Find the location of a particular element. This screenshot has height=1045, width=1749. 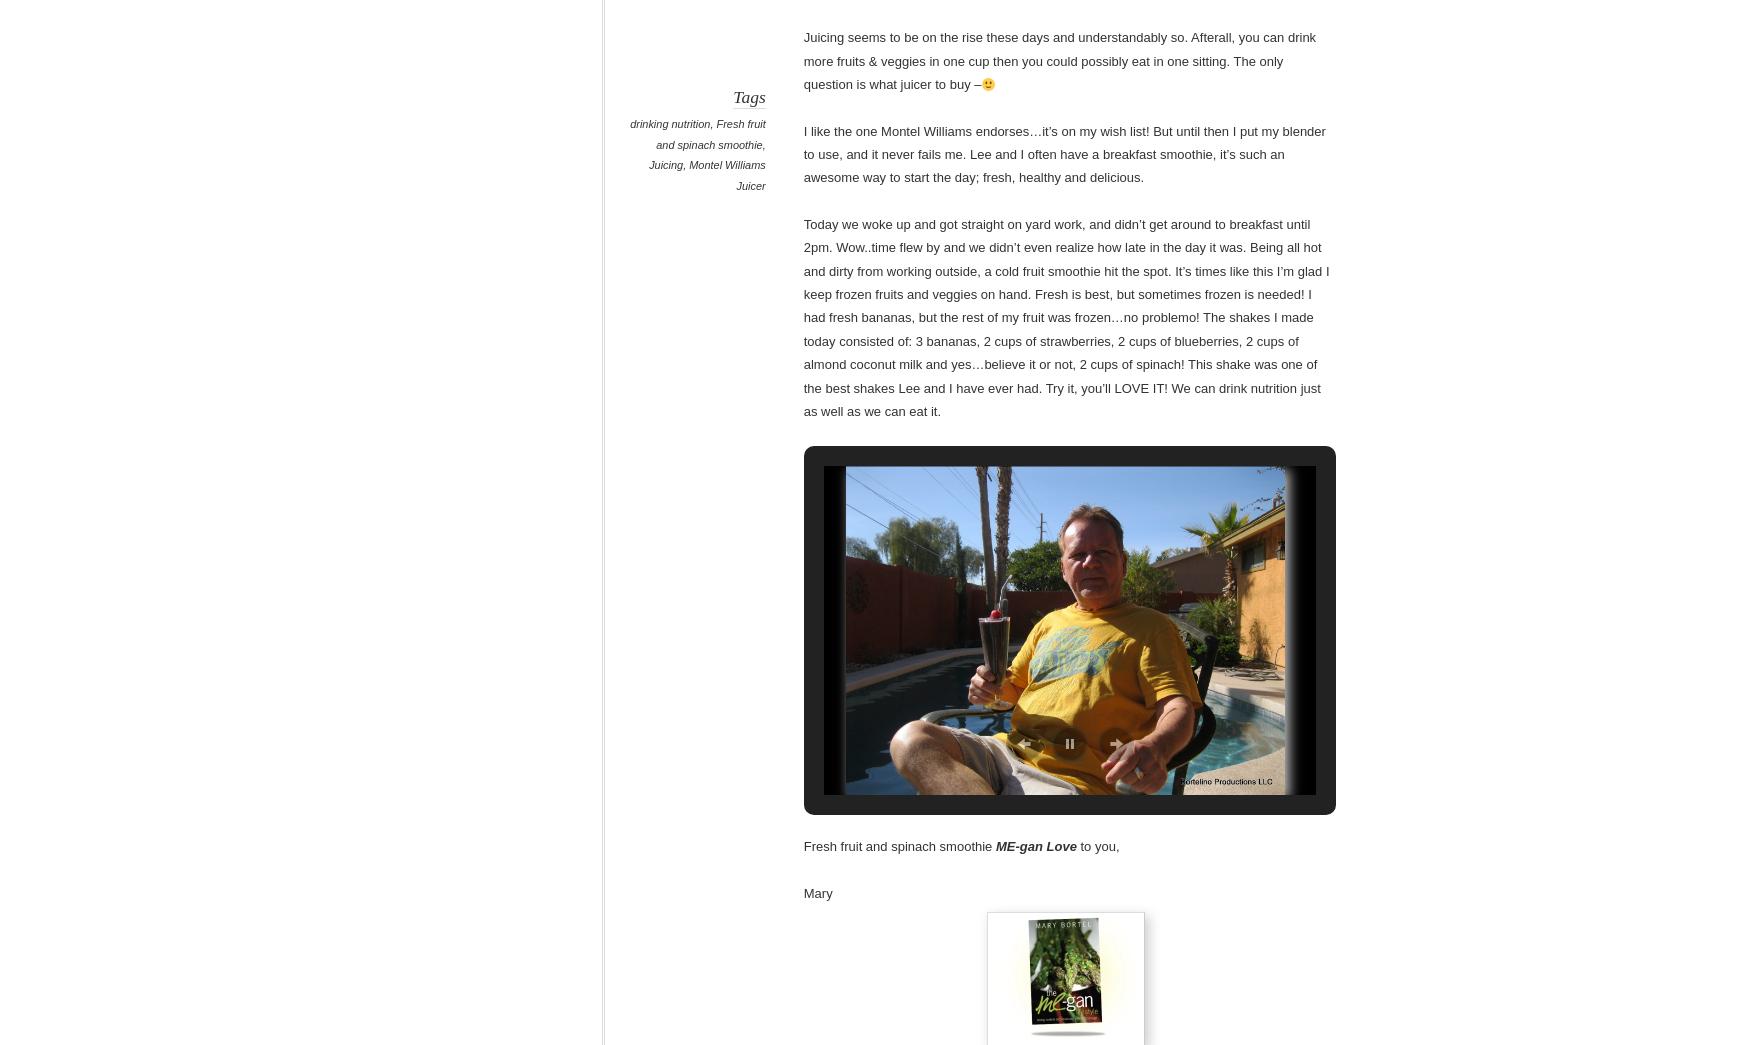

'Mary' is located at coordinates (802, 892).